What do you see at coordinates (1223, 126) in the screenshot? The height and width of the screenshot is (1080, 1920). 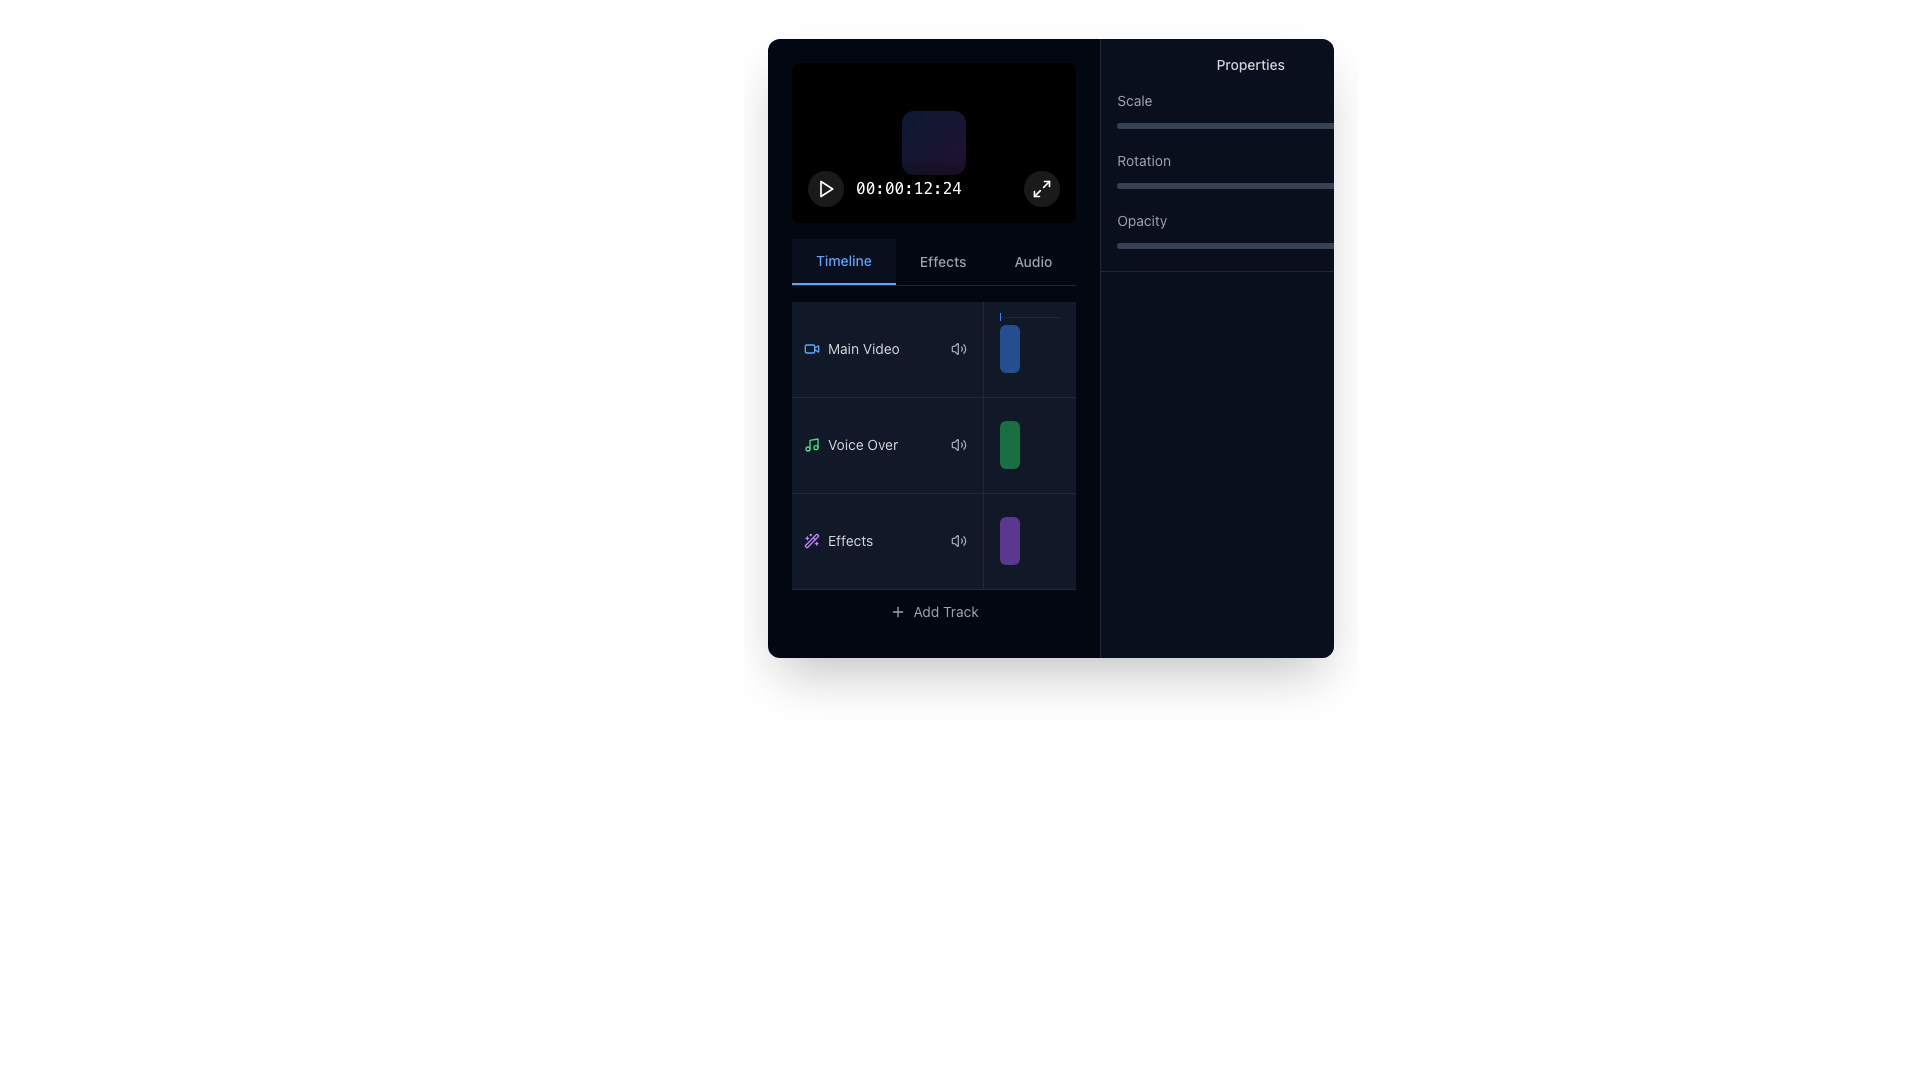 I see `the scale property` at bounding box center [1223, 126].